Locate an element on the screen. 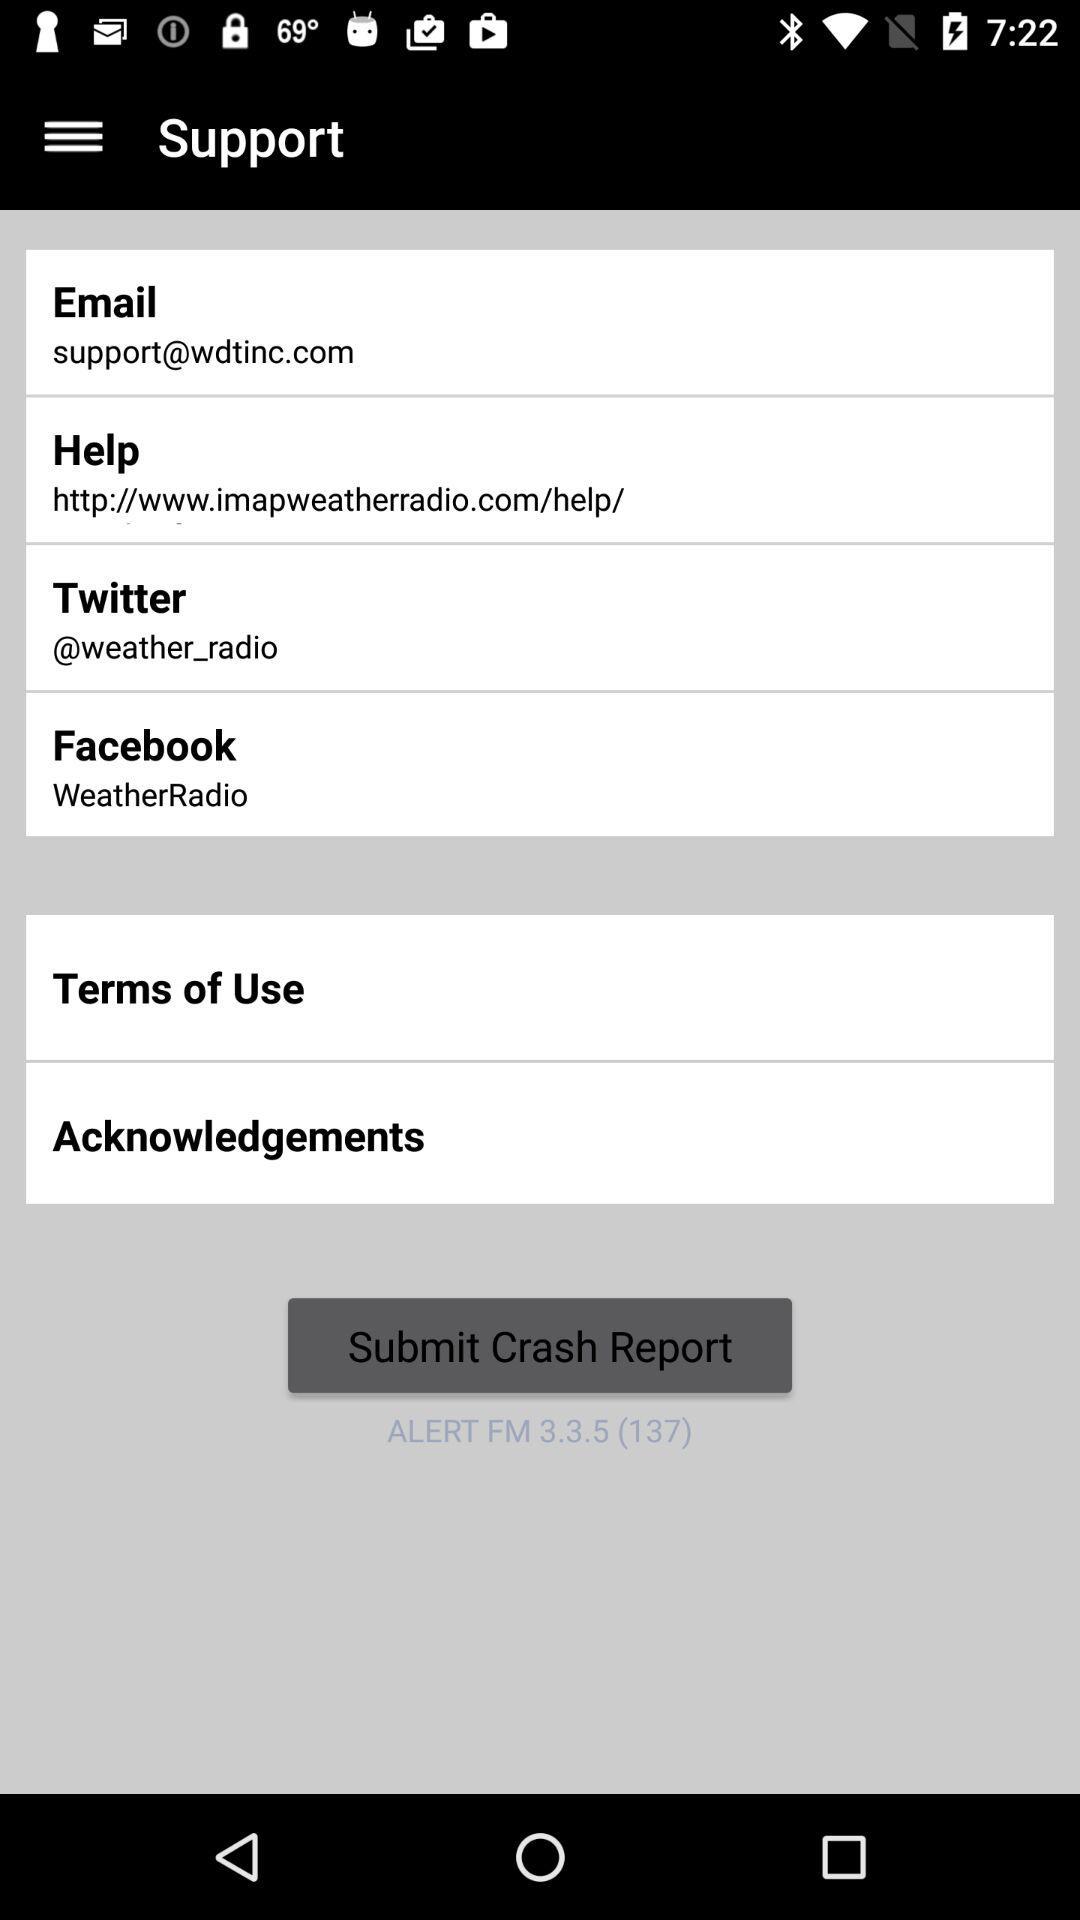 This screenshot has width=1080, height=1920. the item above twitter item is located at coordinates (356, 500).